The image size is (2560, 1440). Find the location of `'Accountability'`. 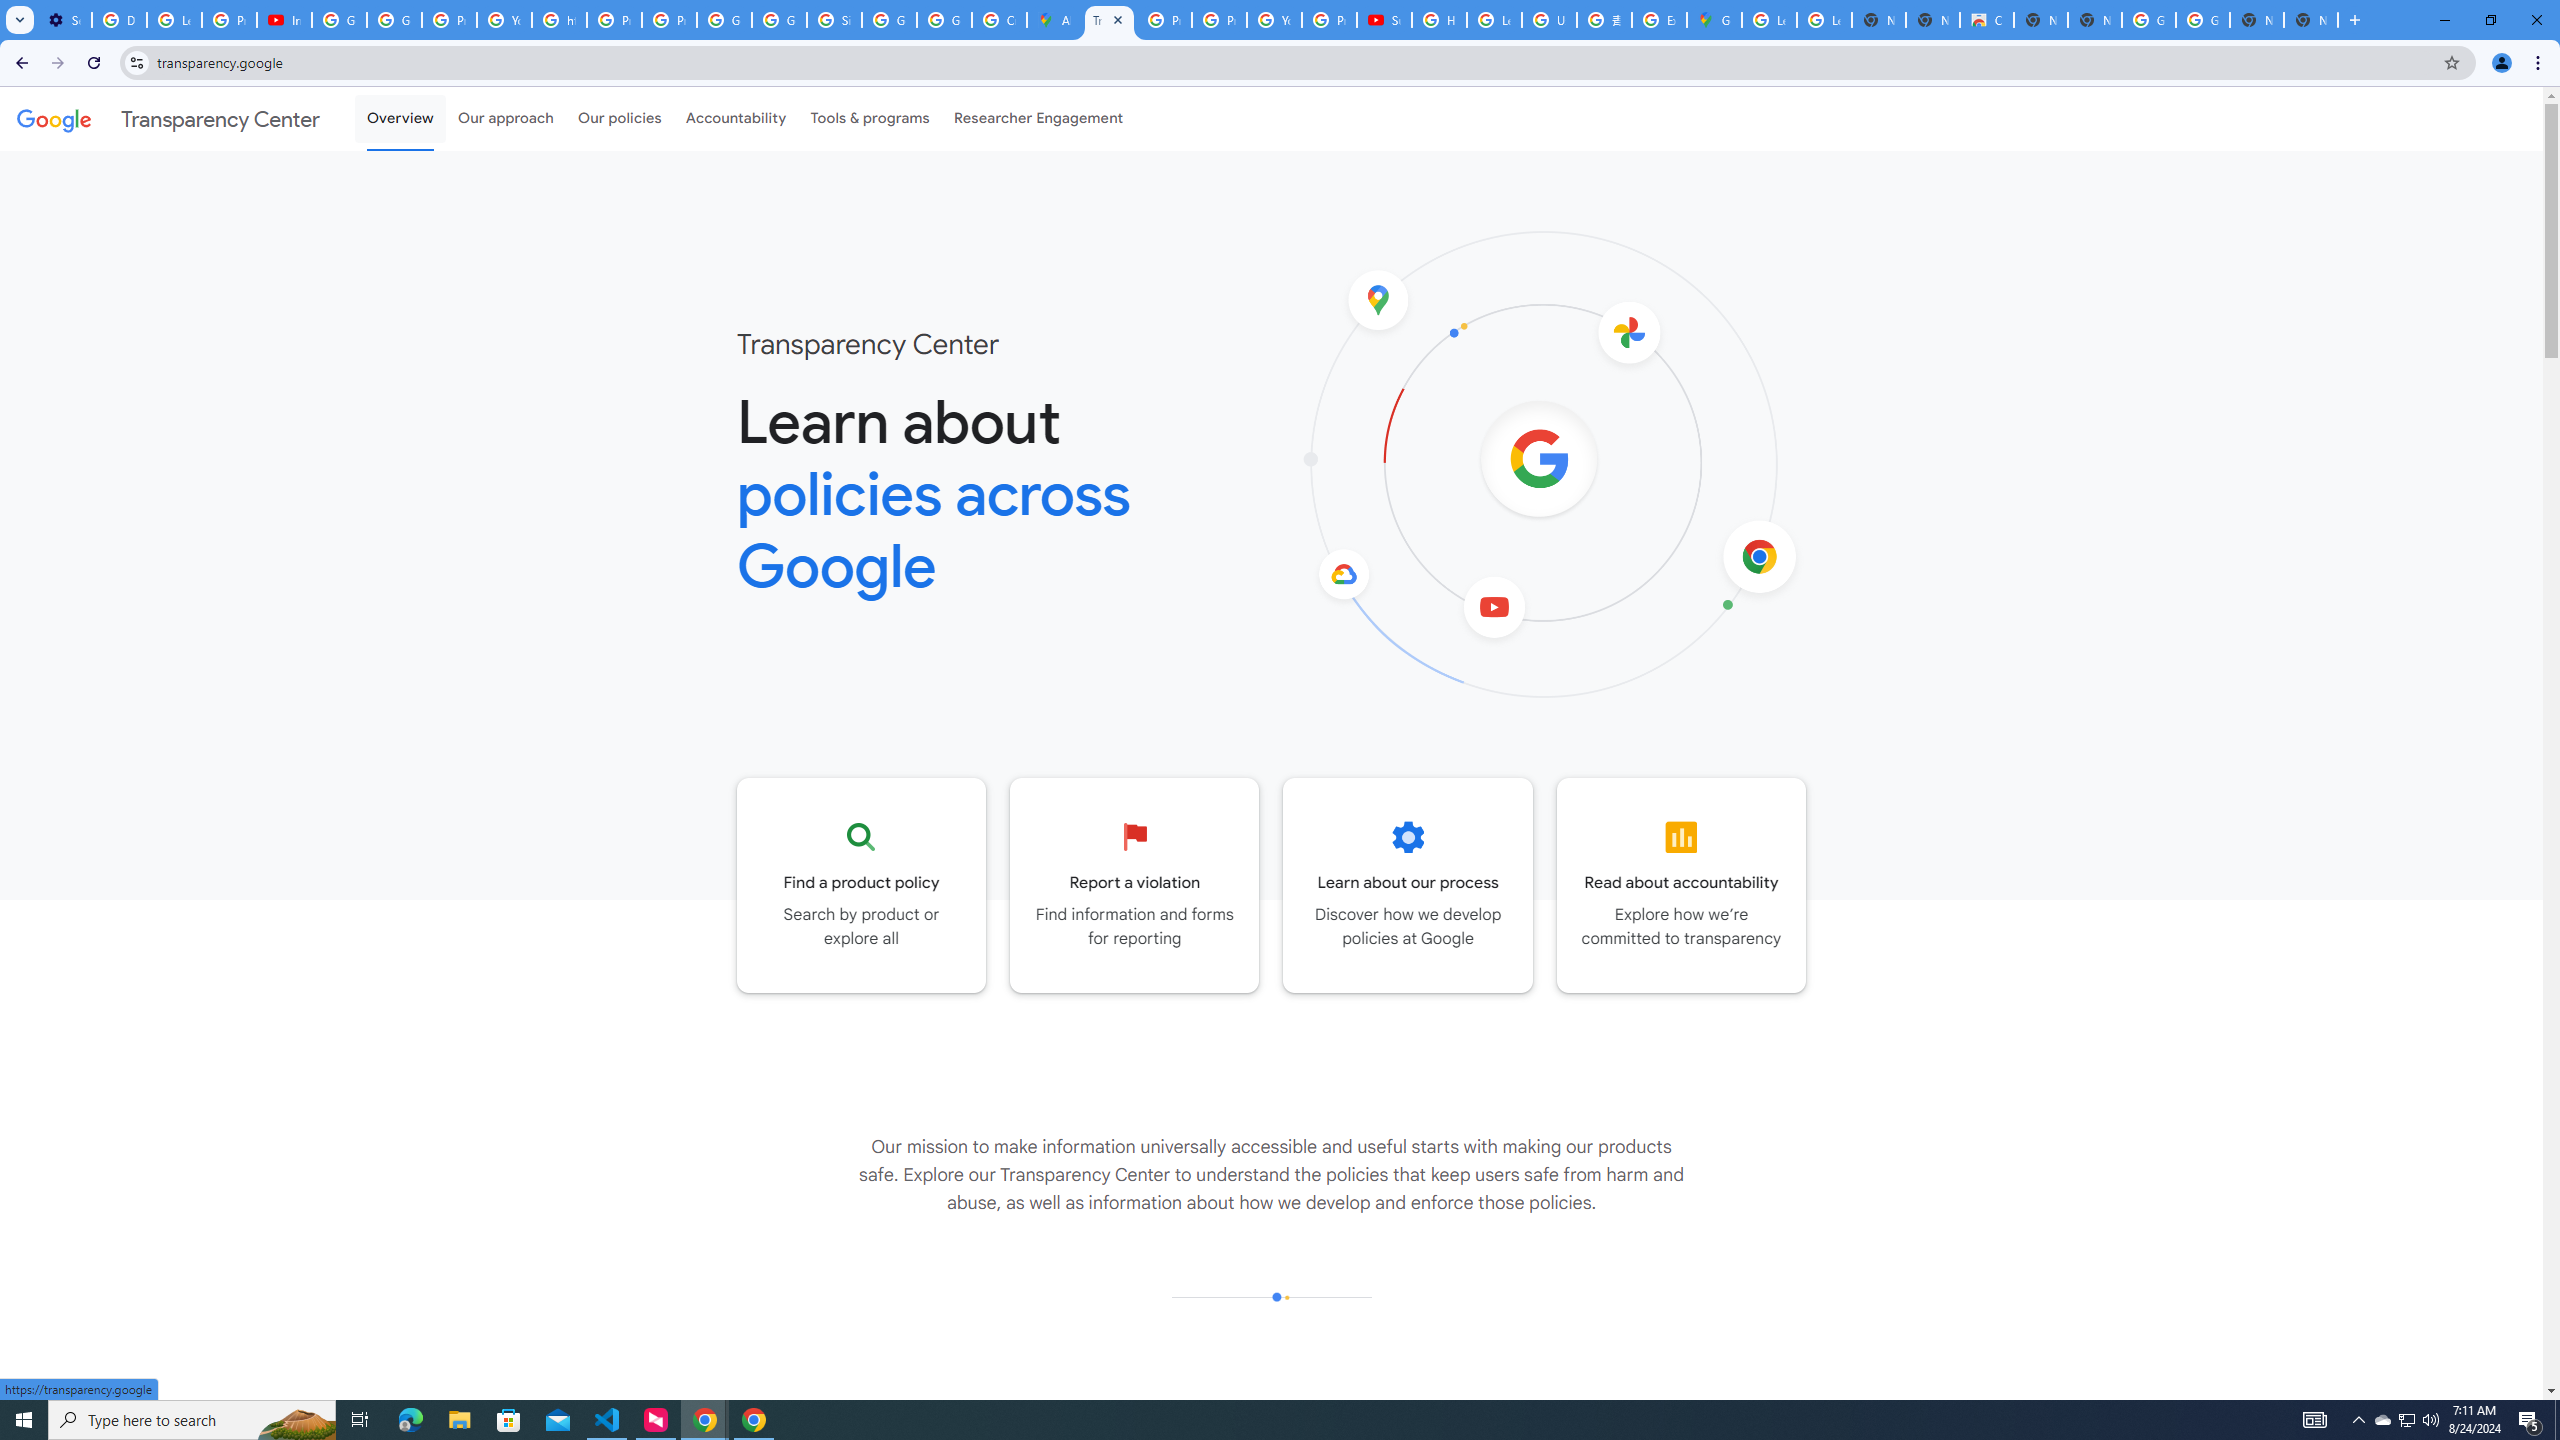

'Accountability' is located at coordinates (735, 118).